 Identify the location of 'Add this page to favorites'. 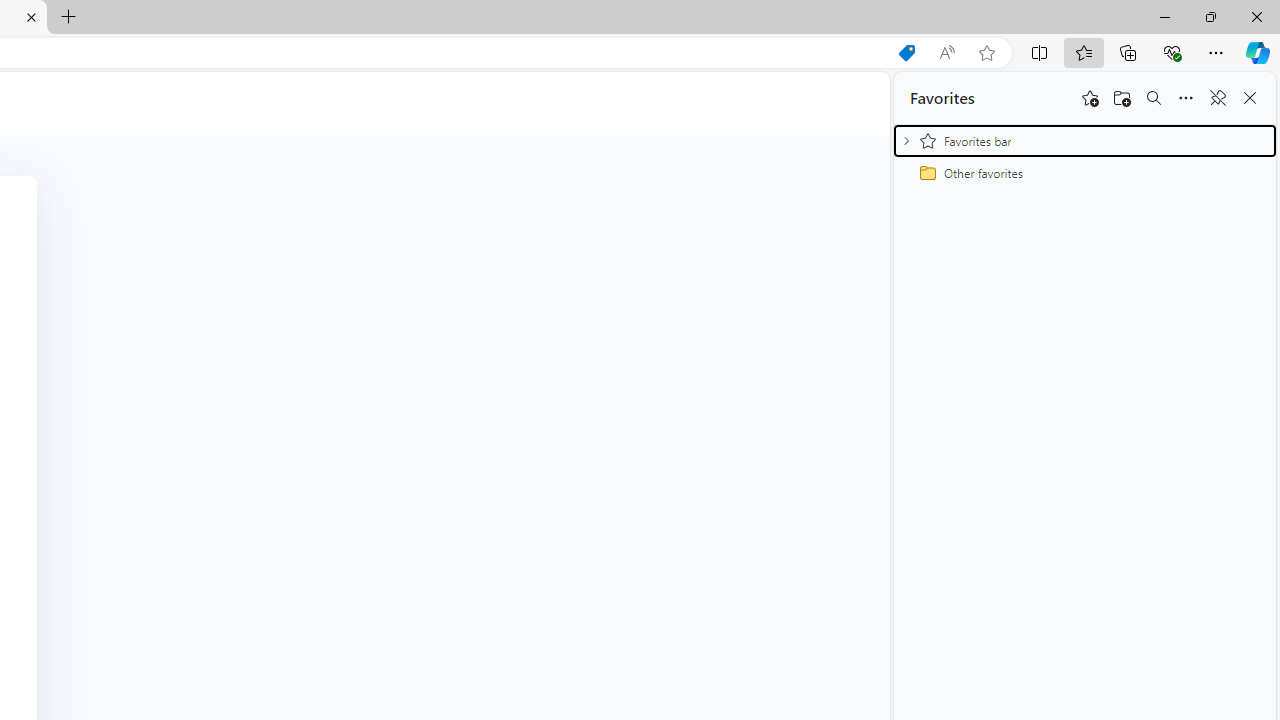
(1088, 98).